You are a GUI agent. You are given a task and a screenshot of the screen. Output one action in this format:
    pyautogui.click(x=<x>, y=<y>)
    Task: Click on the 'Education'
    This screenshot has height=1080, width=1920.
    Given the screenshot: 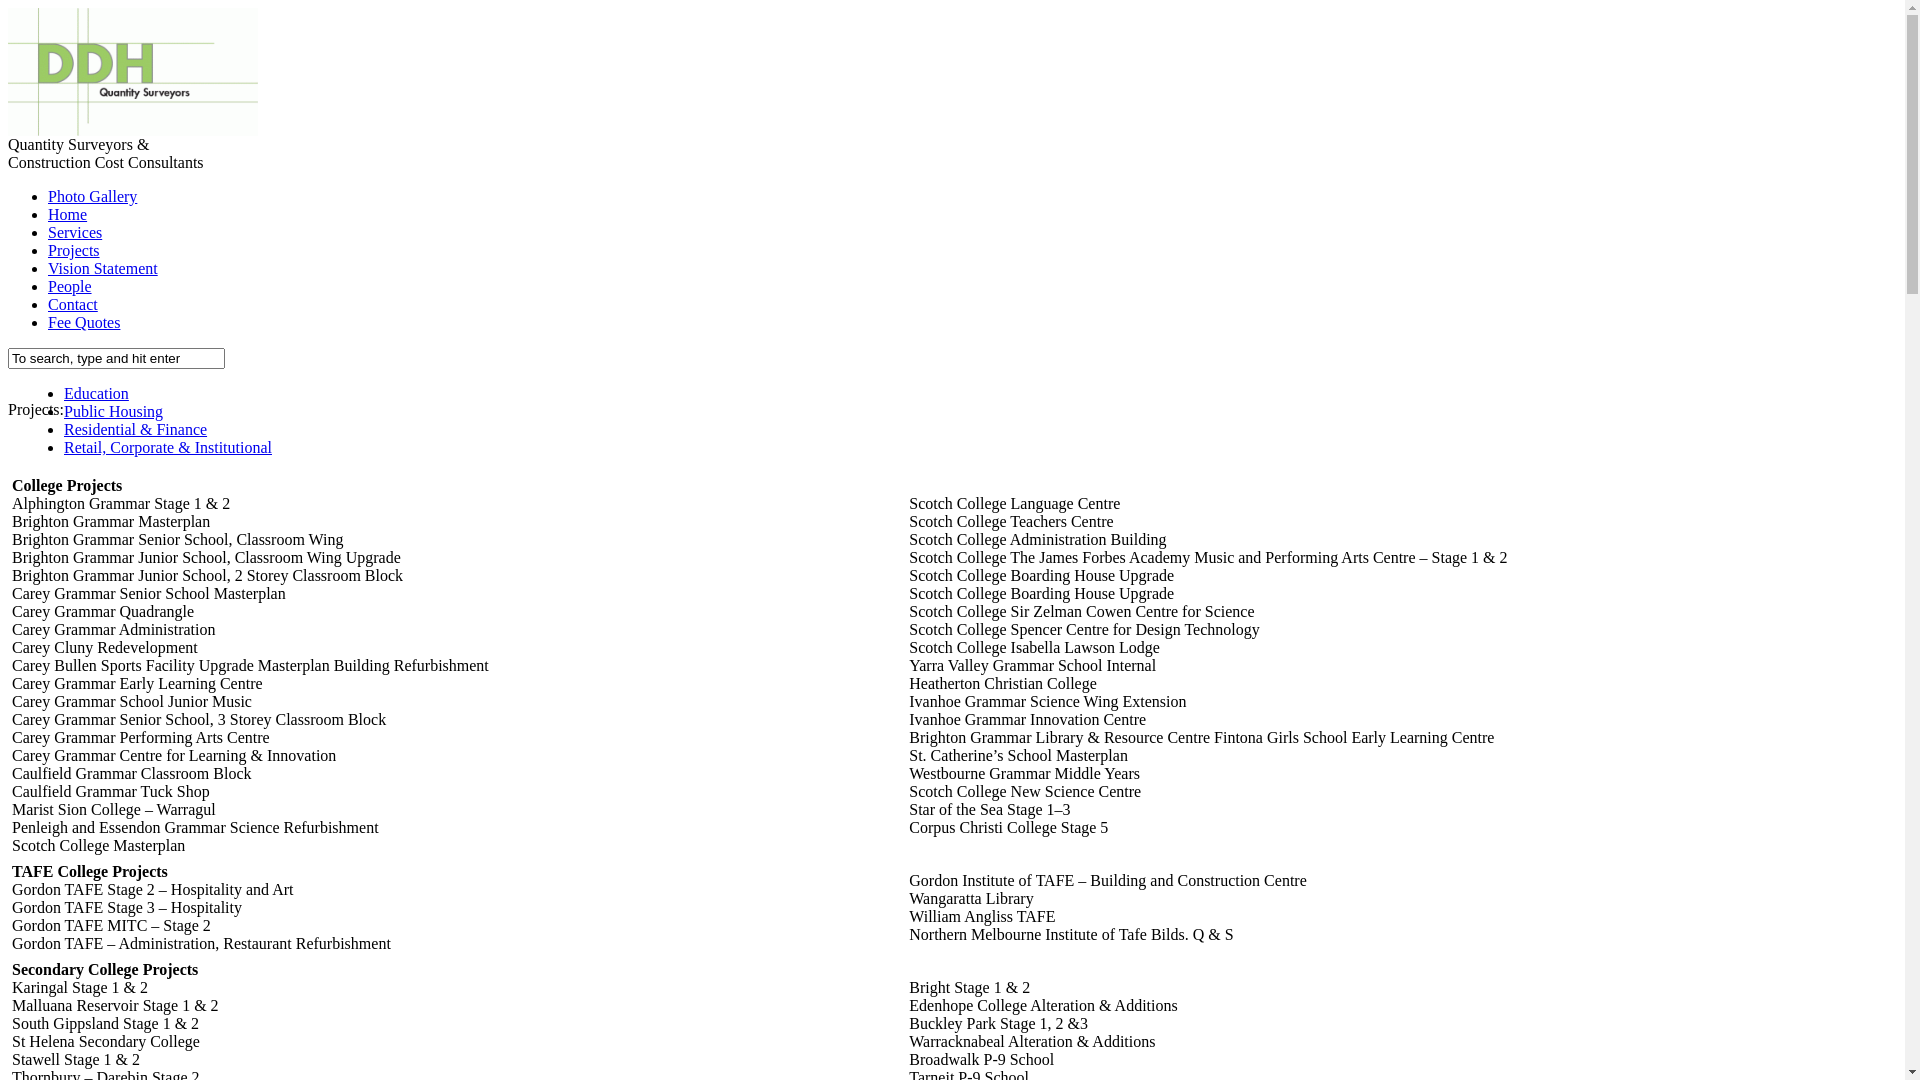 What is the action you would take?
    pyautogui.click(x=63, y=393)
    